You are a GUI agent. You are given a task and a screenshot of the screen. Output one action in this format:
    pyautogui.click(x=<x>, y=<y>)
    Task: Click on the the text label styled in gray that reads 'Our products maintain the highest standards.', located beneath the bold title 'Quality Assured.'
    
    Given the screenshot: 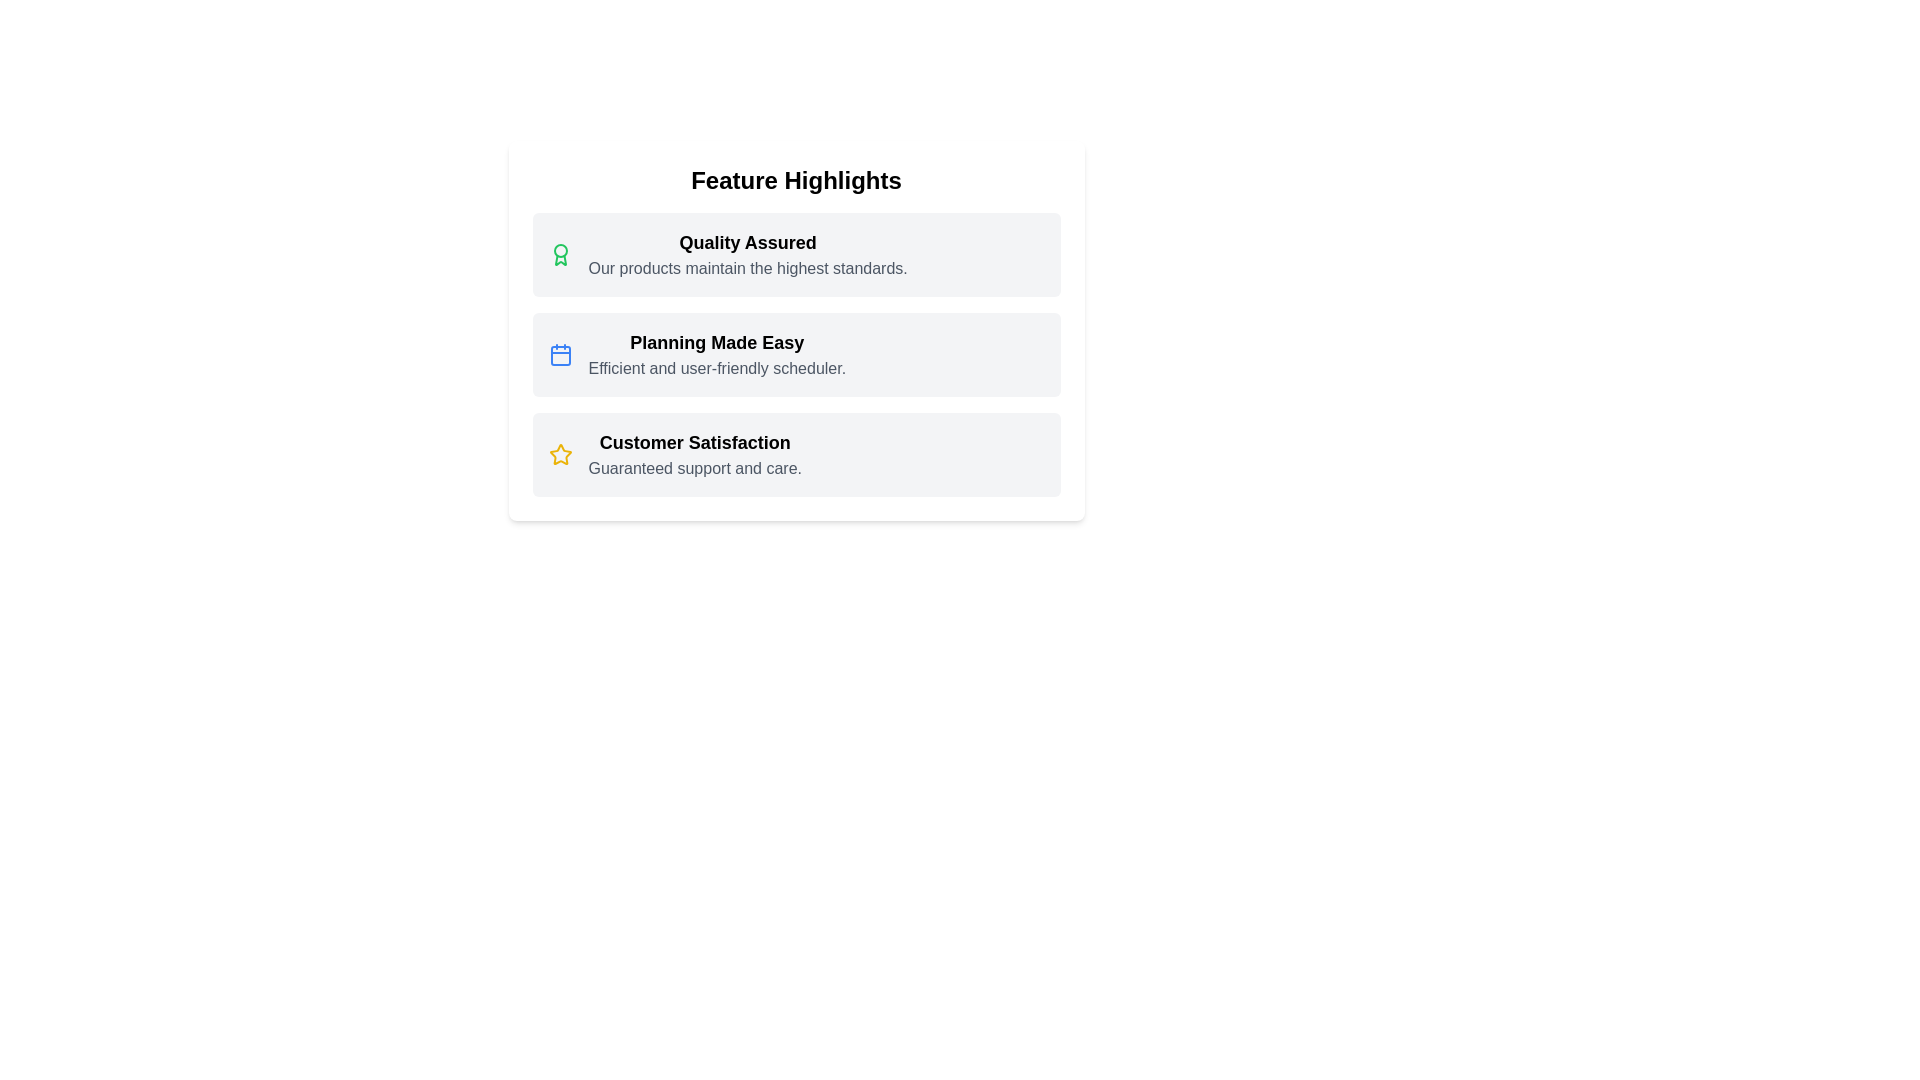 What is the action you would take?
    pyautogui.click(x=747, y=268)
    